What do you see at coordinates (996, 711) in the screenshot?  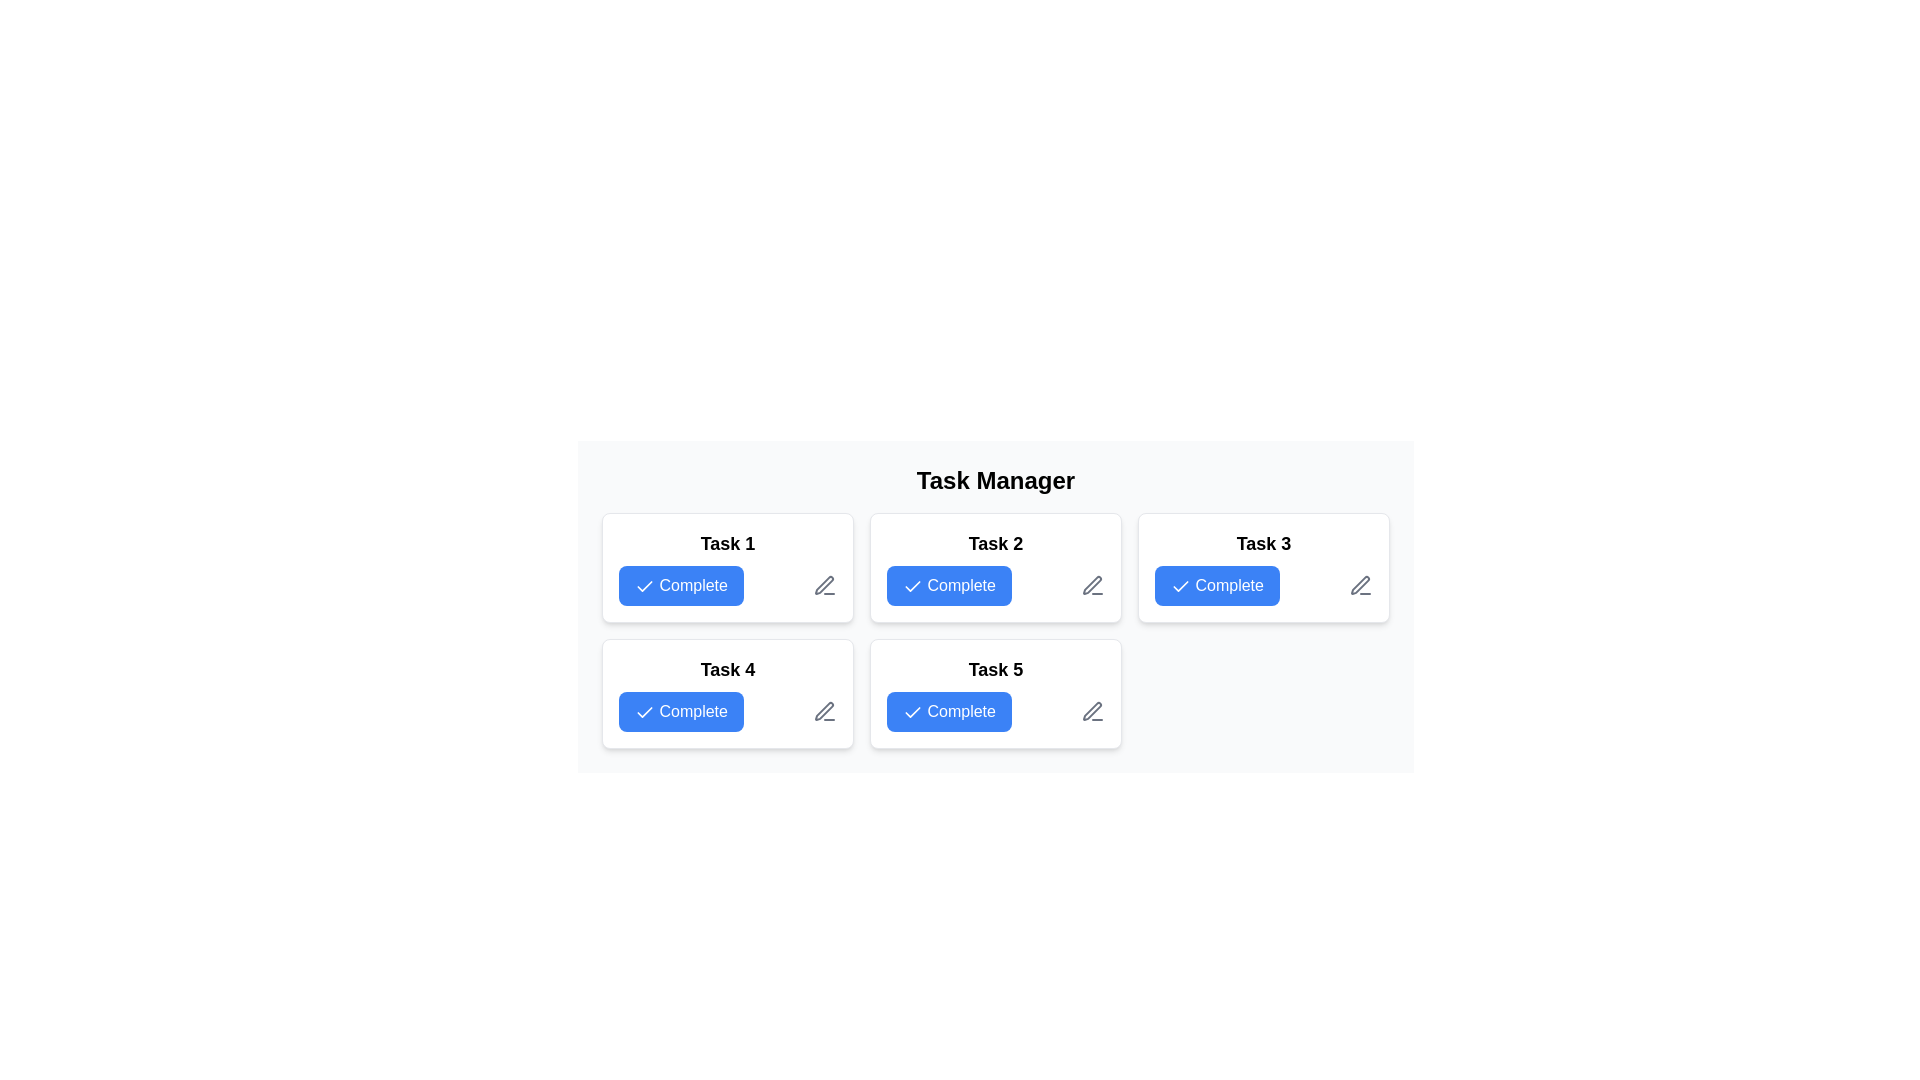 I see `the blue 'Complete' button with a white checkmark icon located in the 'Task 5' card` at bounding box center [996, 711].